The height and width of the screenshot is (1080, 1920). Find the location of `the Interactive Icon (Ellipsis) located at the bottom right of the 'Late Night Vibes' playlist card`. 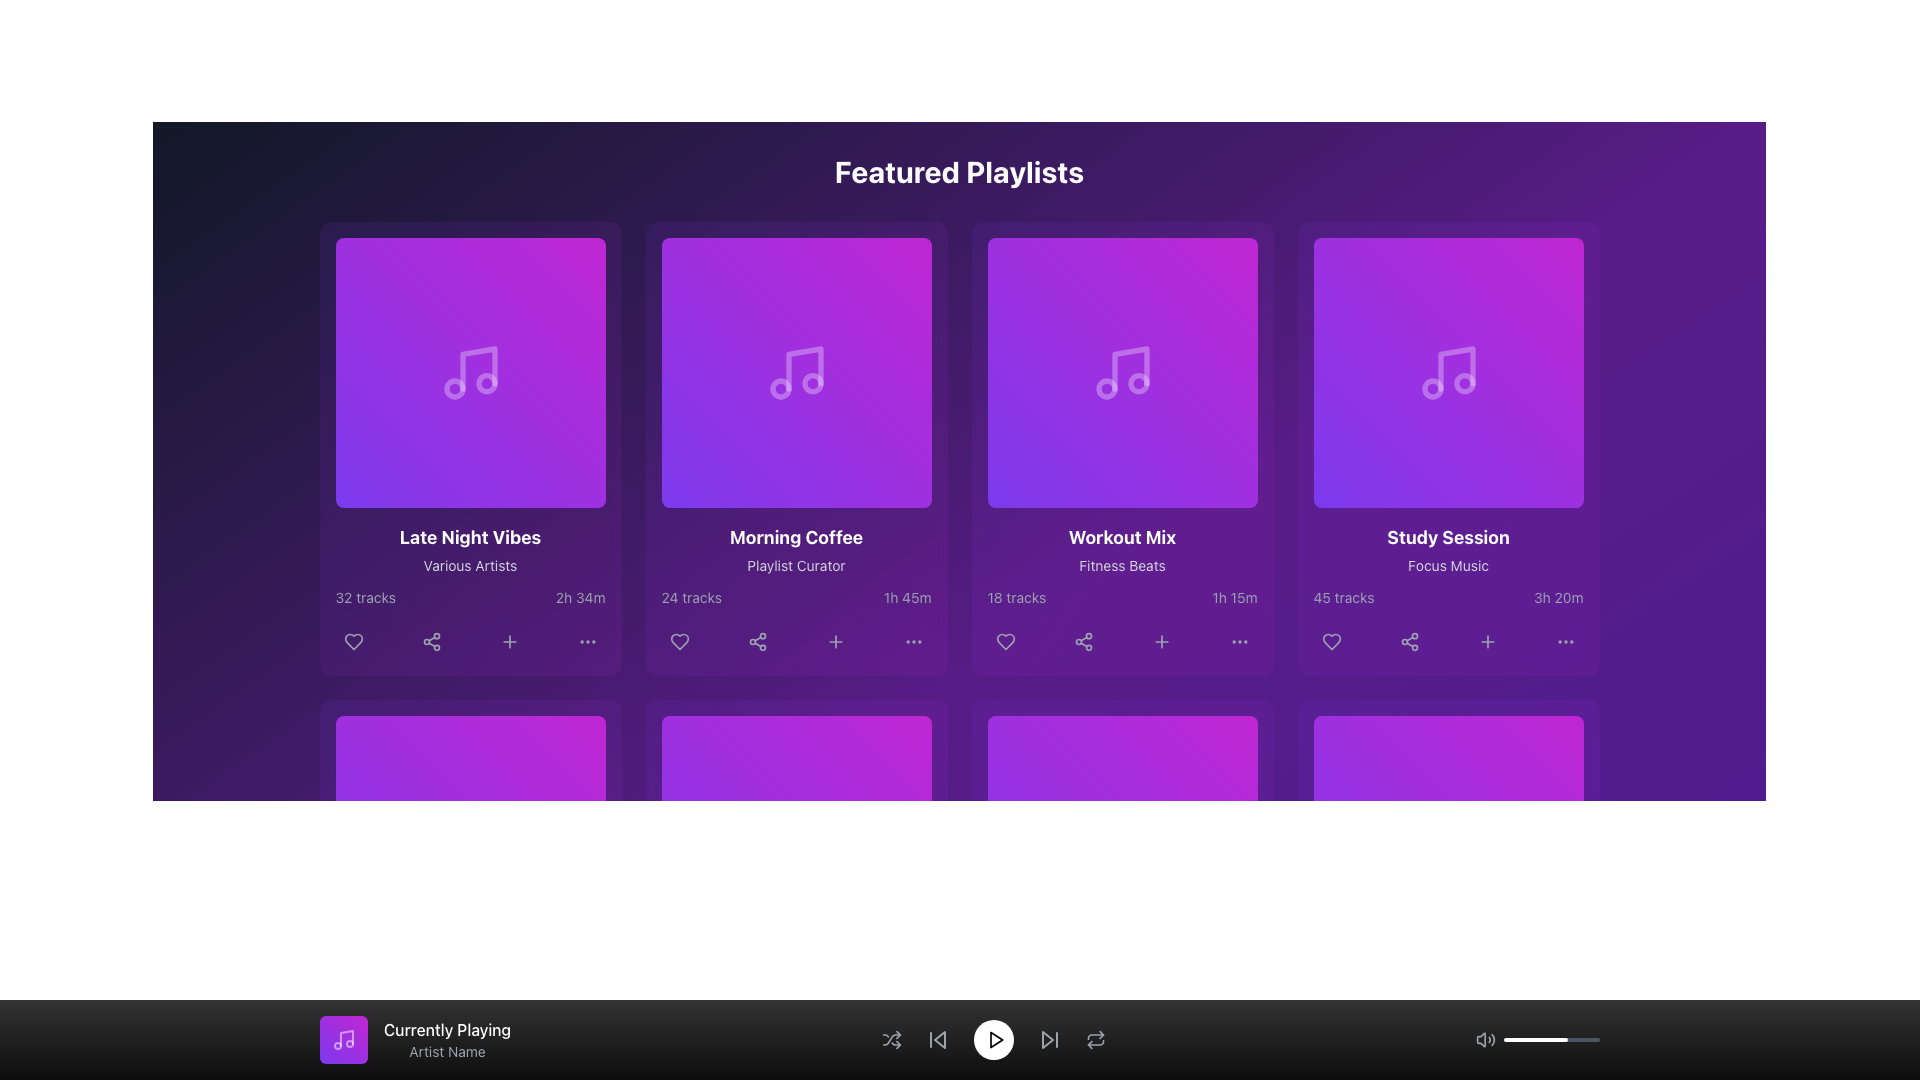

the Interactive Icon (Ellipsis) located at the bottom right of the 'Late Night Vibes' playlist card is located at coordinates (586, 641).